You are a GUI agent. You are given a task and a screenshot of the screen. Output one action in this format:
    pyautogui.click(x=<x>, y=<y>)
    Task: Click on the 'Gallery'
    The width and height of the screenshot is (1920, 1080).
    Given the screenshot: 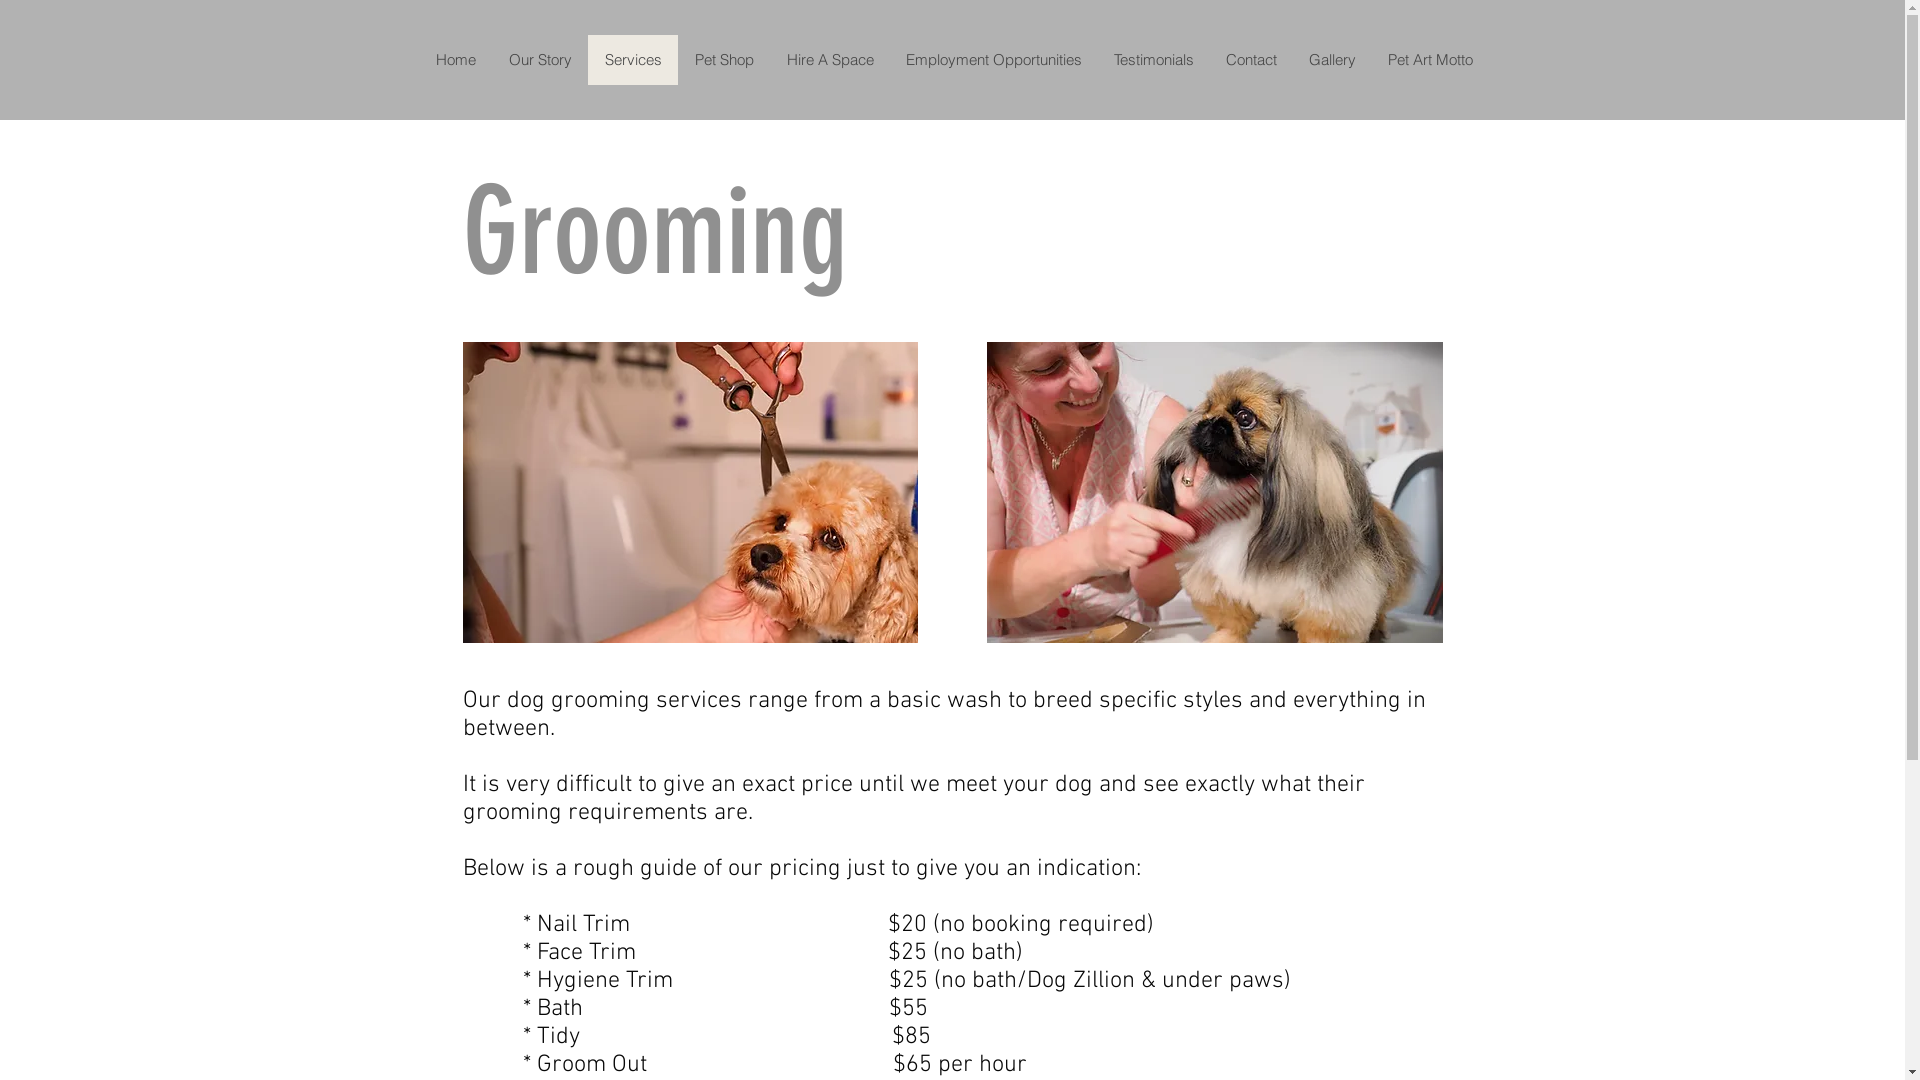 What is the action you would take?
    pyautogui.click(x=1291, y=59)
    